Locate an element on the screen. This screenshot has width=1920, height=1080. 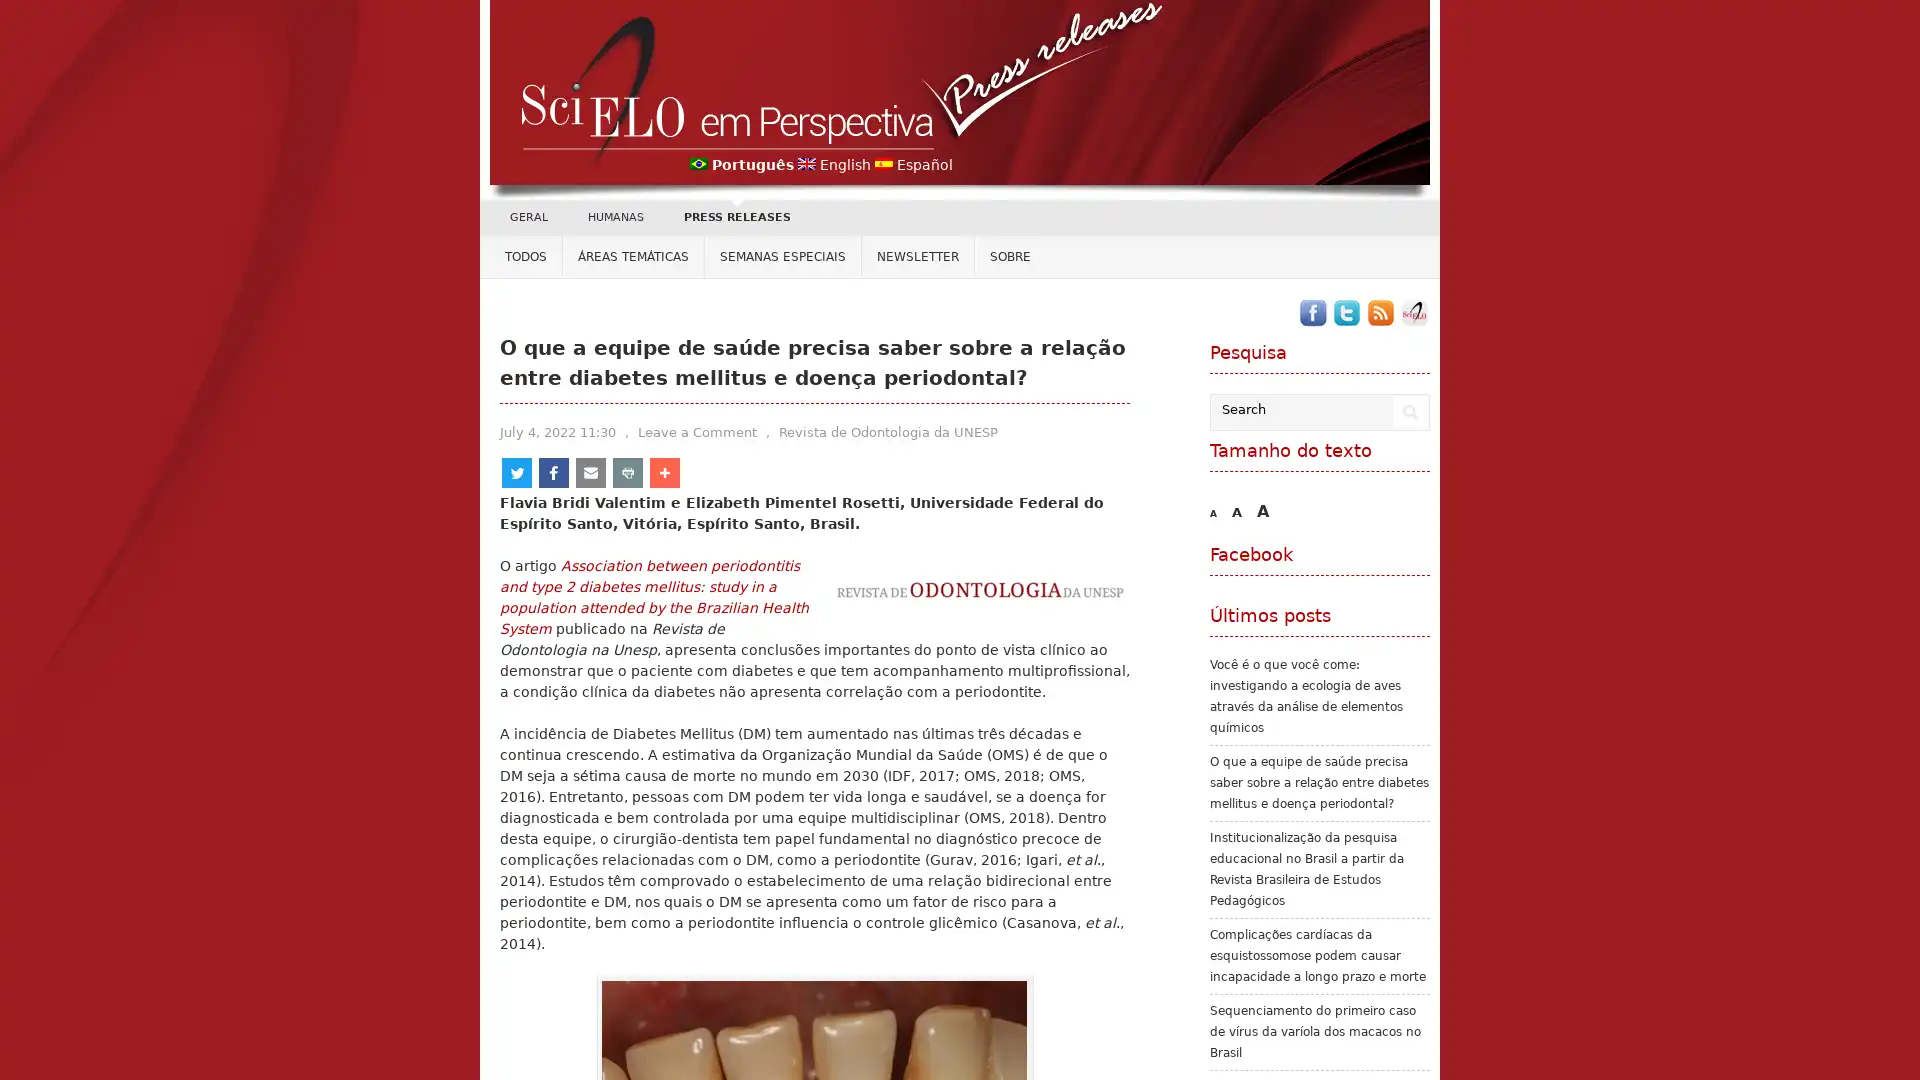
Share to Print Print is located at coordinates (821, 473).